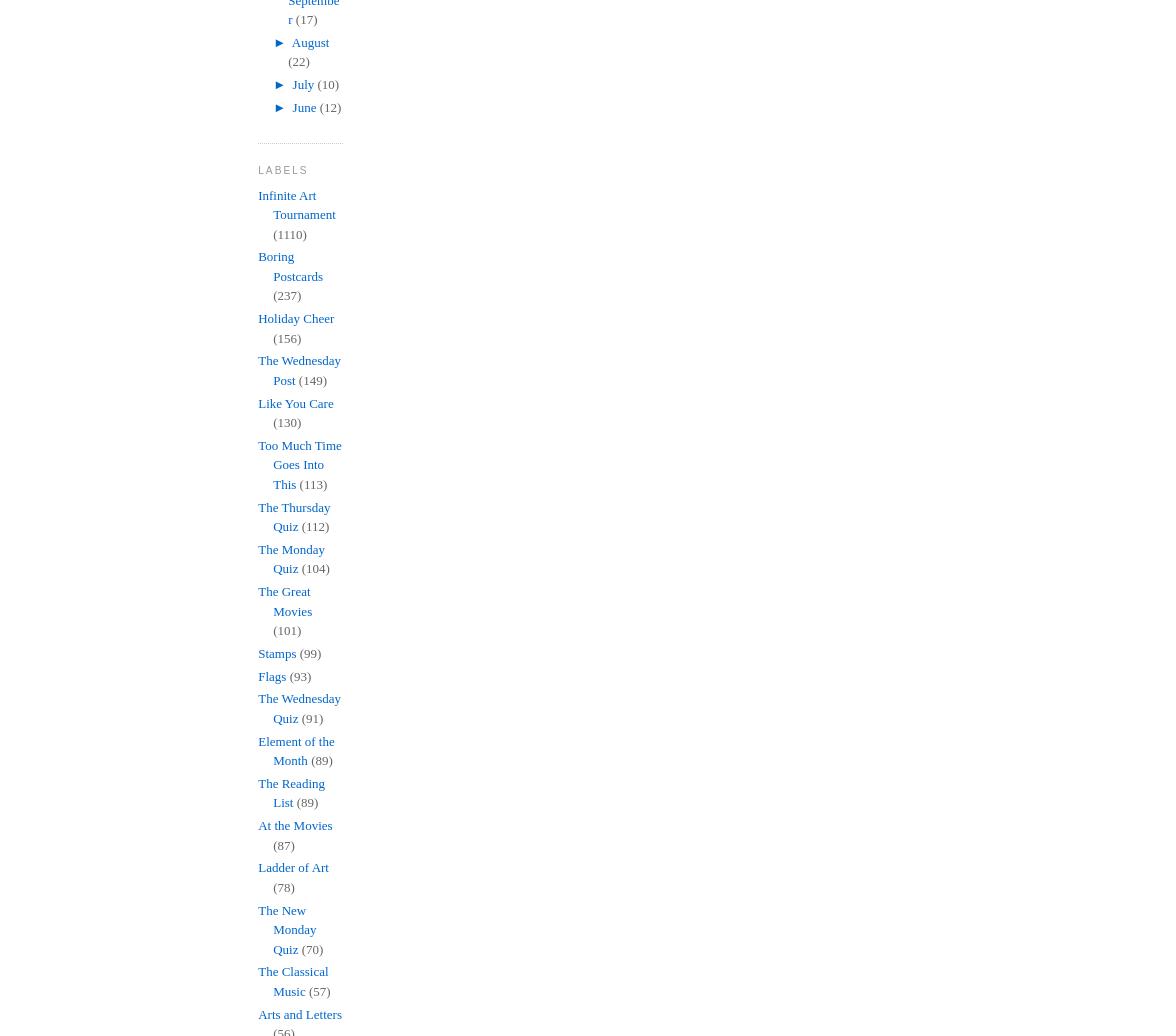  Describe the element at coordinates (299, 369) in the screenshot. I see `'The Wednesday Post'` at that location.